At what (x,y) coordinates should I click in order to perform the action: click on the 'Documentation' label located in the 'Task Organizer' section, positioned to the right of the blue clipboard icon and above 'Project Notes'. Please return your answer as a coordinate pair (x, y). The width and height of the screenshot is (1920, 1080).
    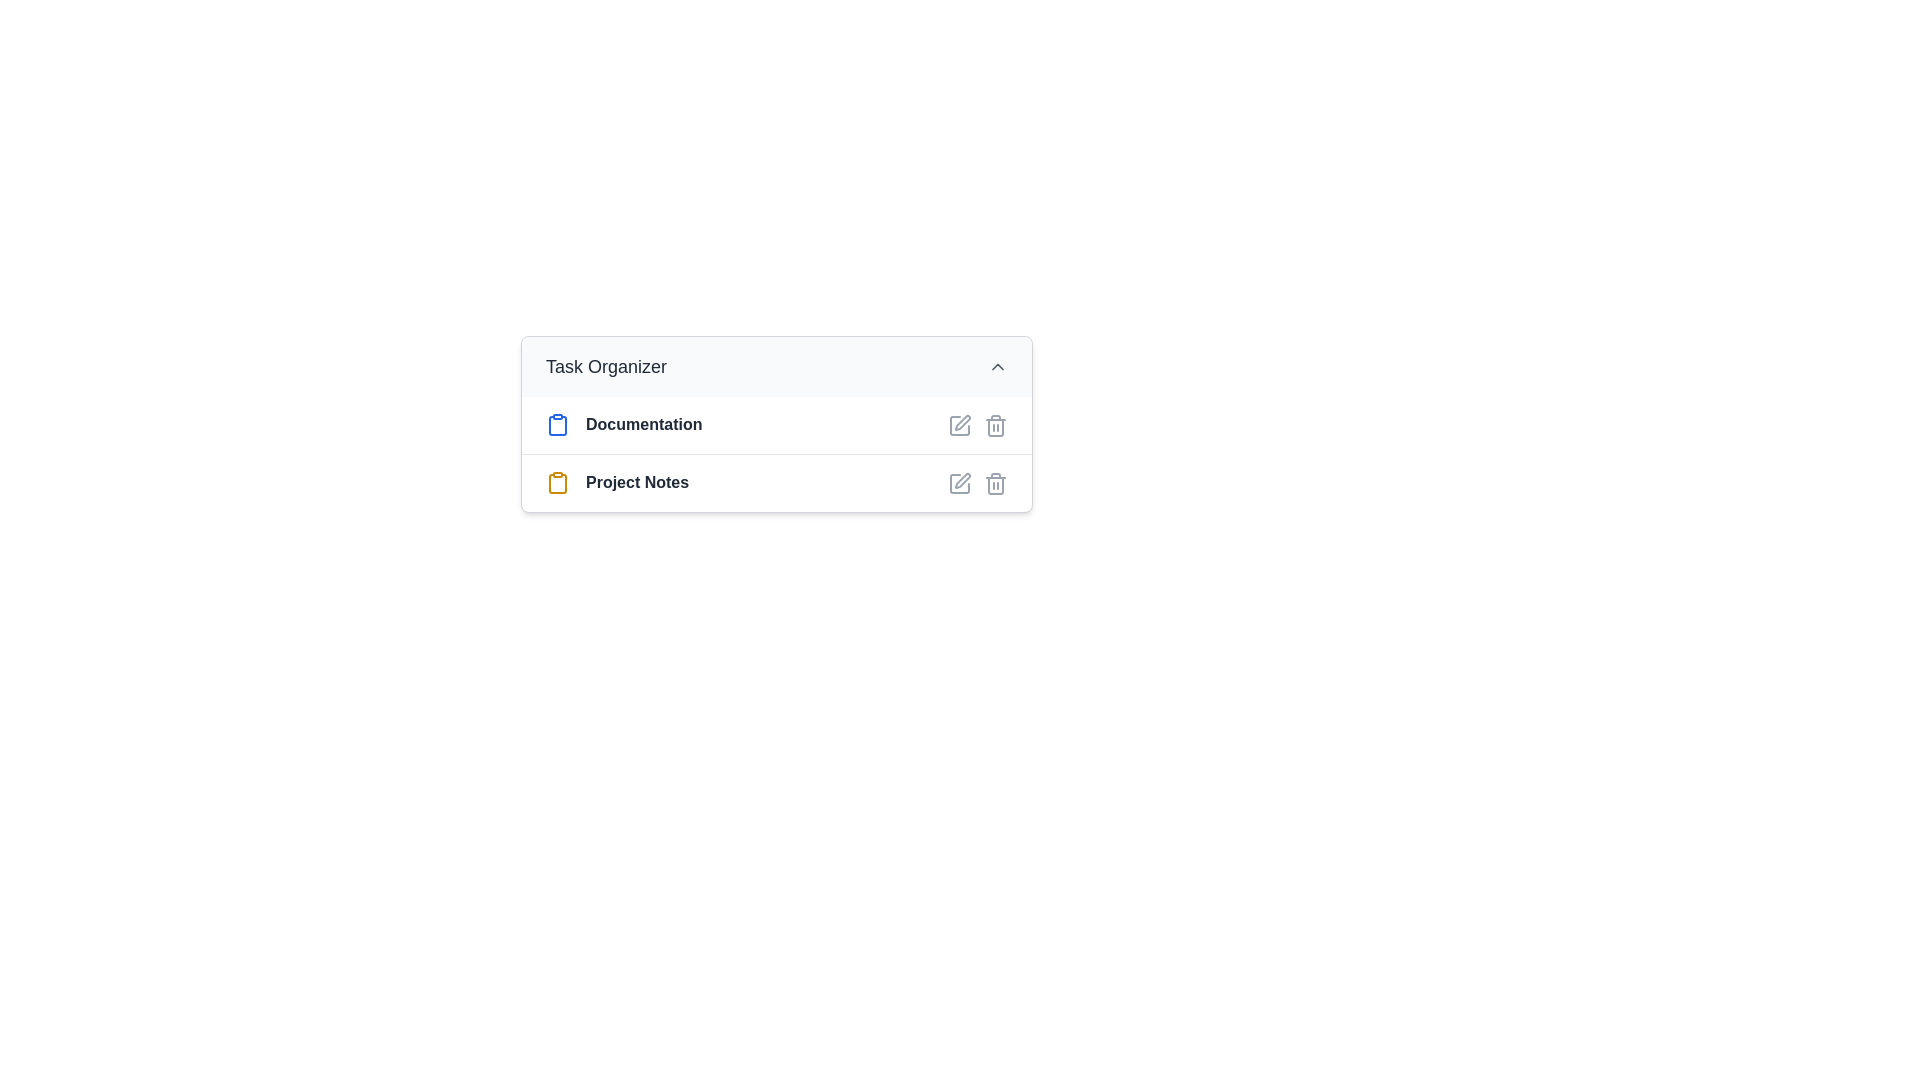
    Looking at the image, I should click on (644, 424).